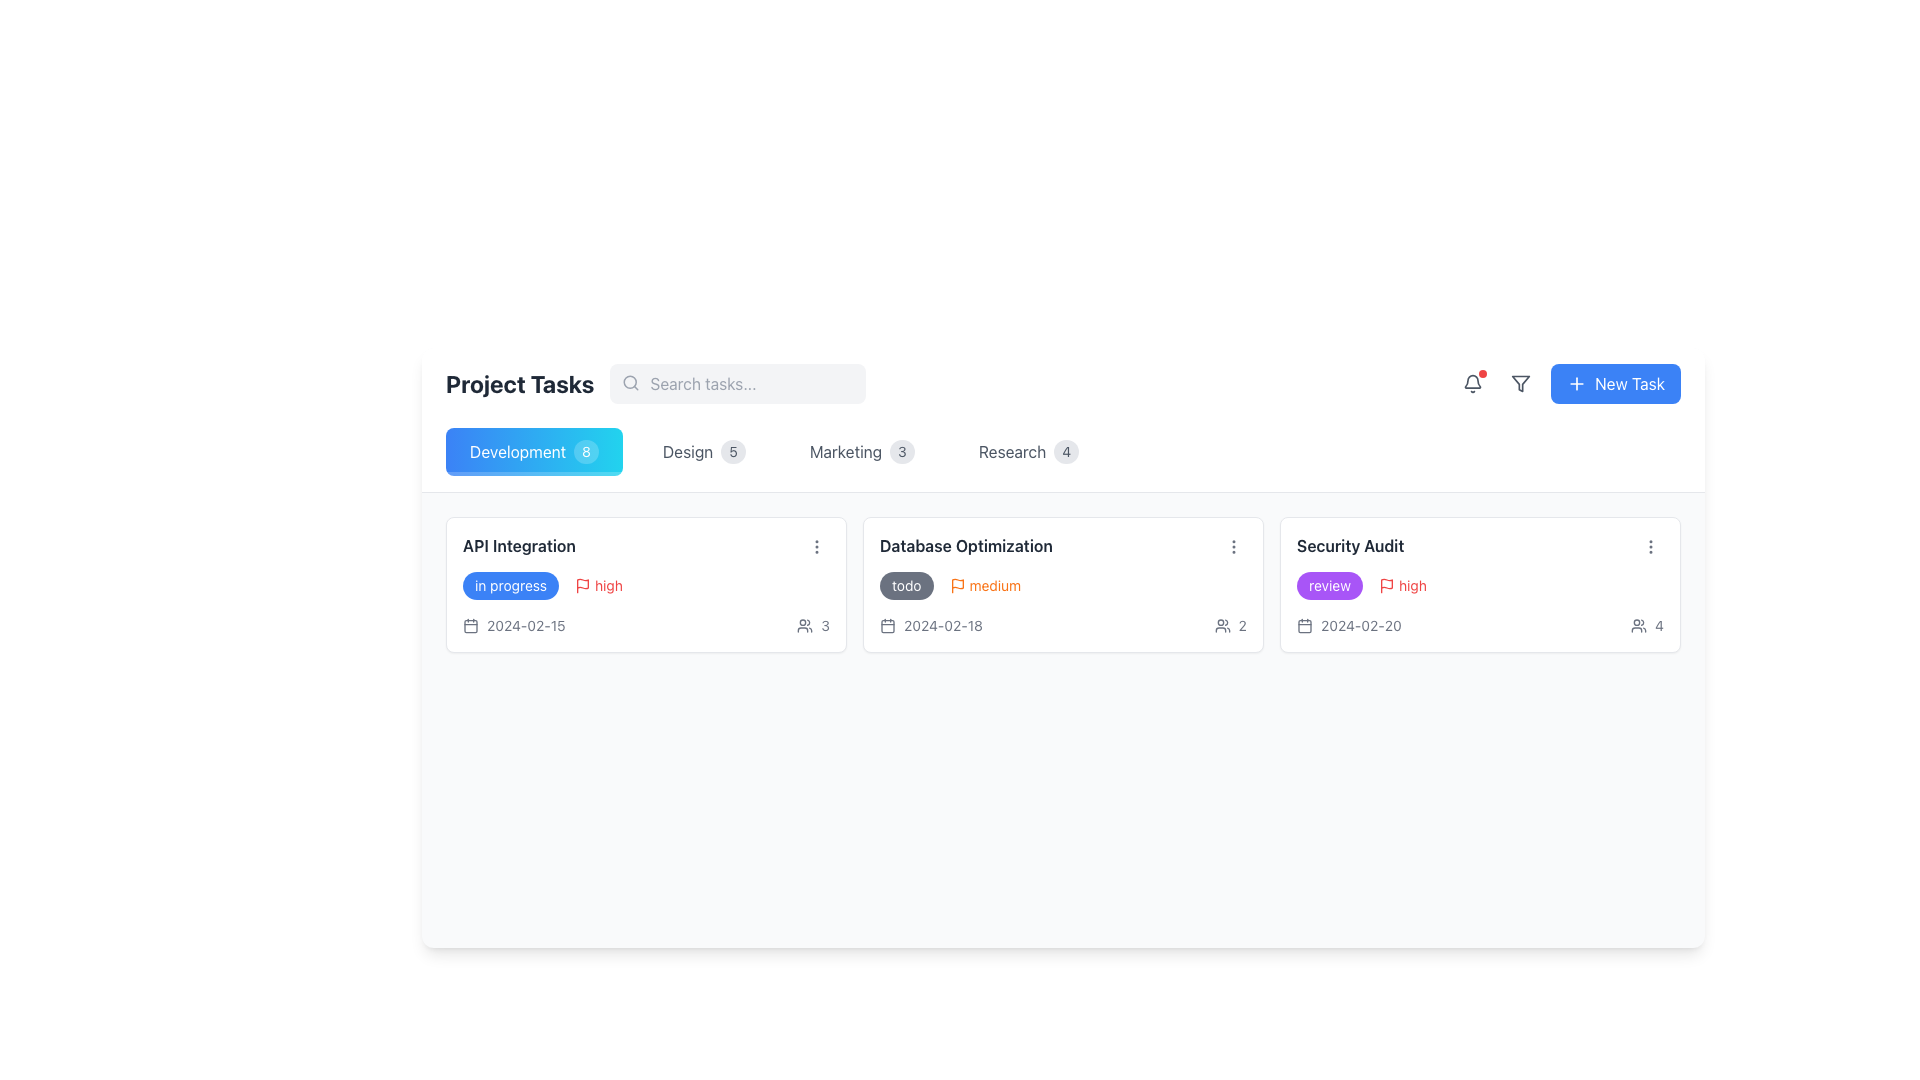  Describe the element at coordinates (1028, 451) in the screenshot. I see `the 'Research' button, which is the fourth button in a horizontal group` at that location.